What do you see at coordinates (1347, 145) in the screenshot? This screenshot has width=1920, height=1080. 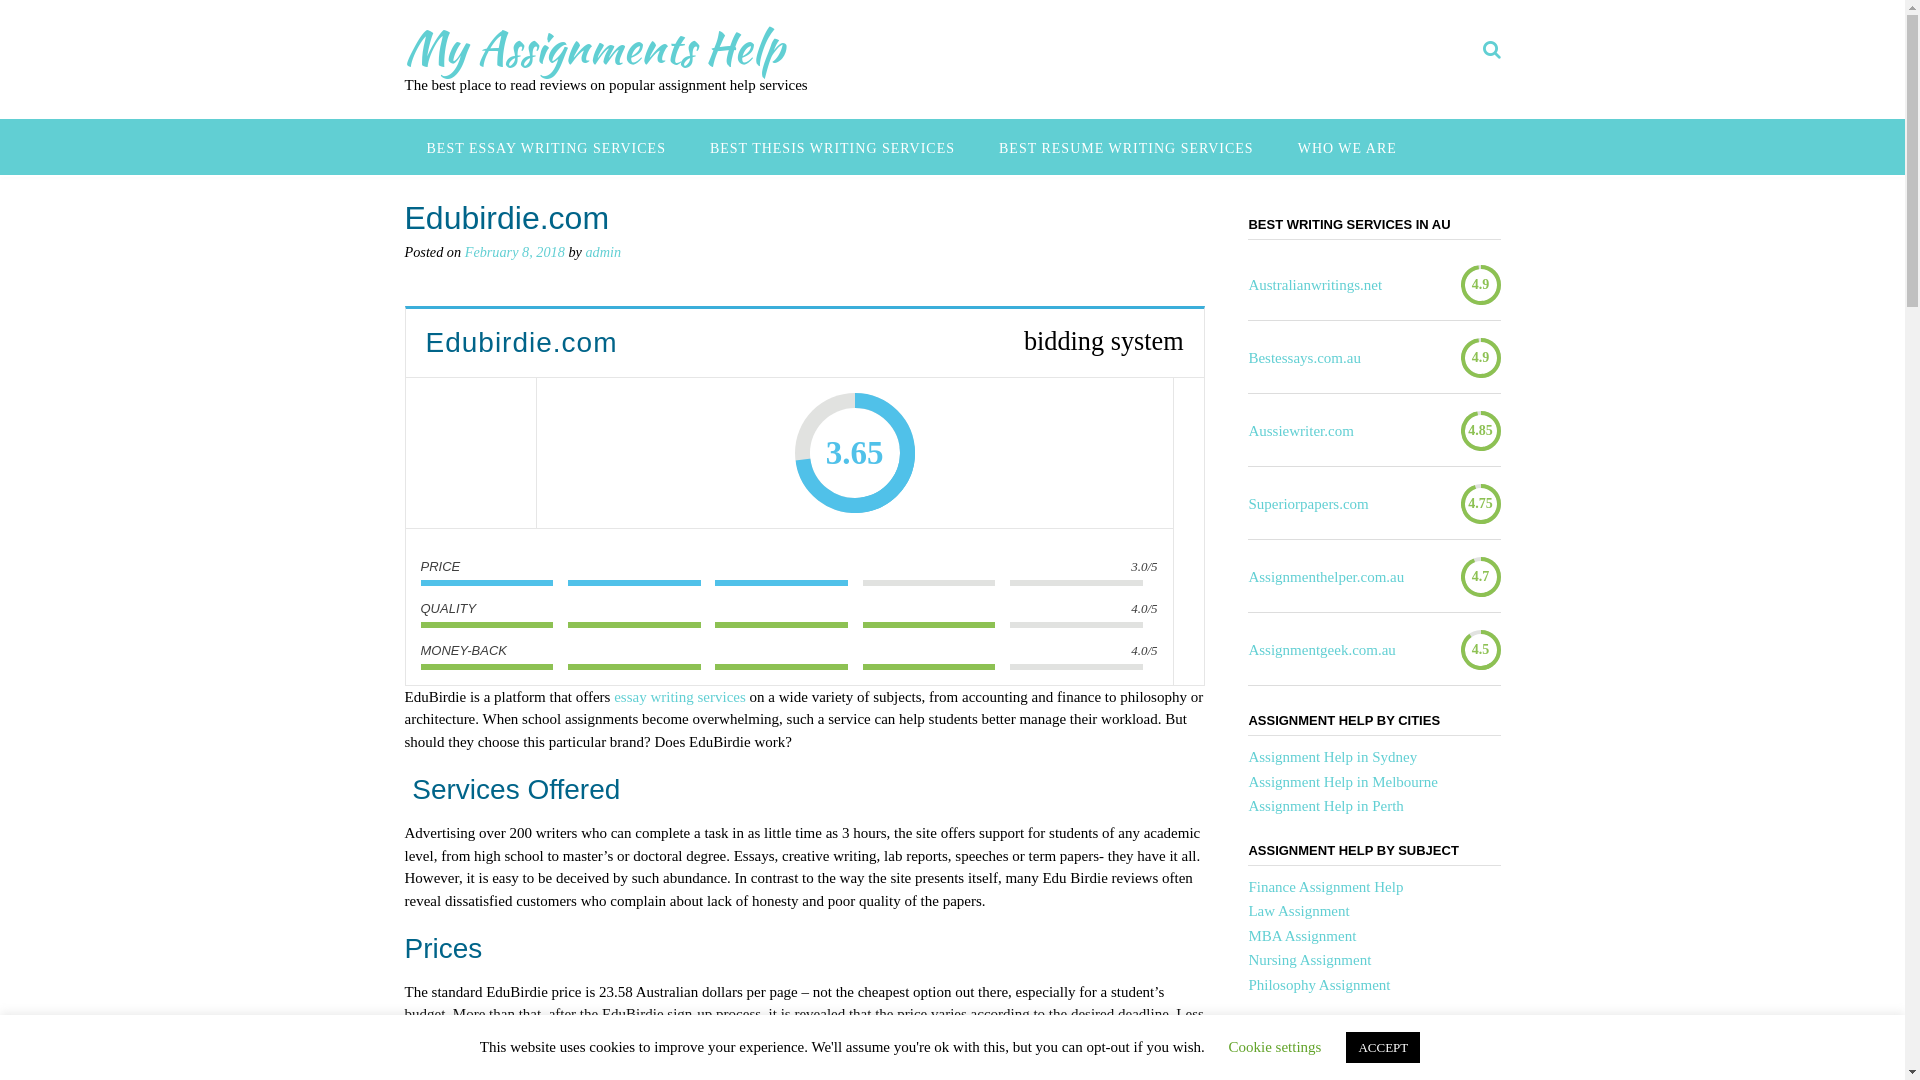 I see `'WHO WE ARE'` at bounding box center [1347, 145].